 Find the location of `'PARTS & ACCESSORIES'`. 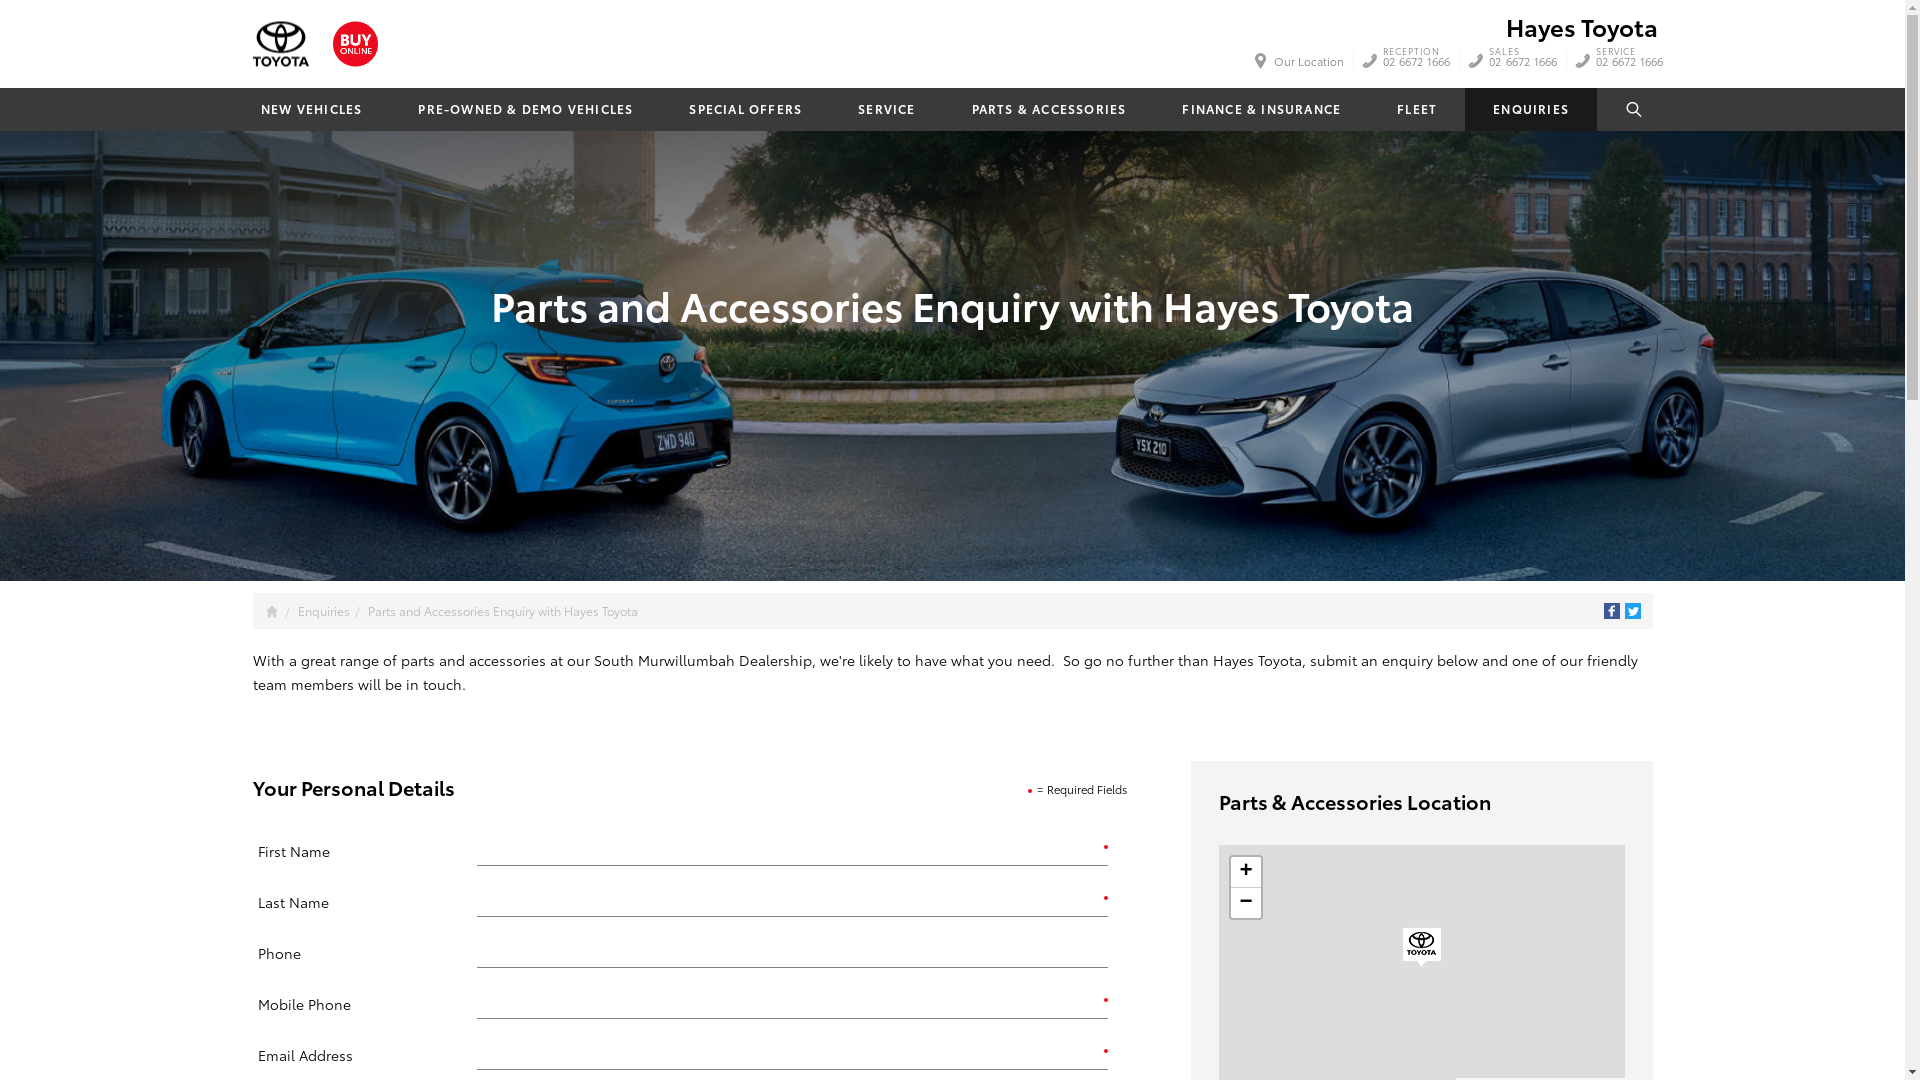

'PARTS & ACCESSORIES' is located at coordinates (1047, 109).